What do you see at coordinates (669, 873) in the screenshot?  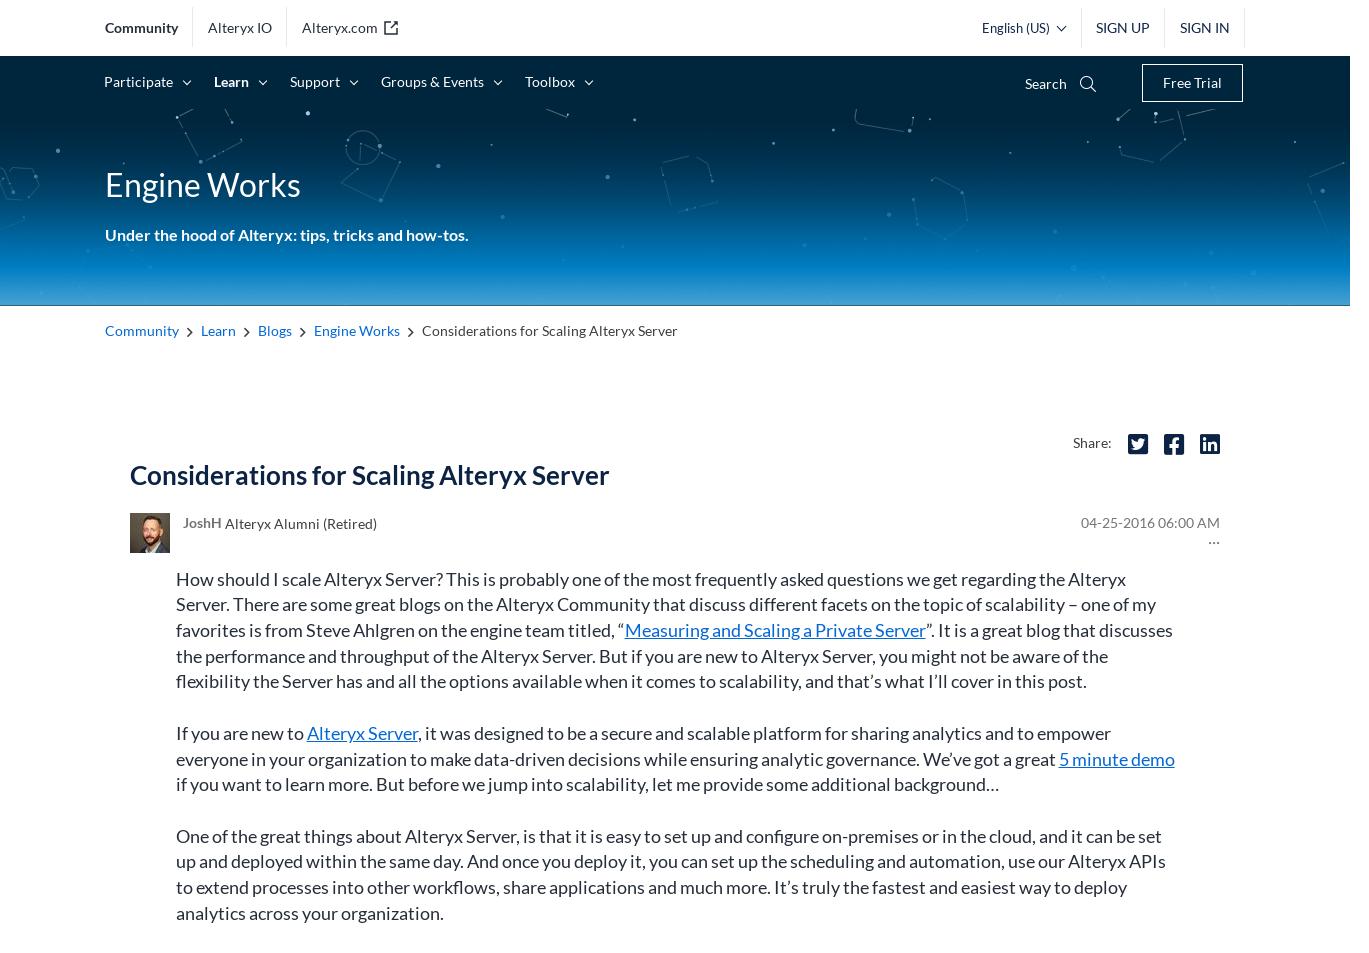 I see `'One of the great things about Alteryx Server, is that it is easy to set up and configure on-premises or in the cloud, and it can be set up and deployed within the same day. And once you deploy it, you can set up the scheduling and automation, use our Alteryx APIs to extend processes into other workflows, share applications and much more. It’s truly the fastest and easiest way to deploy analytics across your organization.'` at bounding box center [669, 873].